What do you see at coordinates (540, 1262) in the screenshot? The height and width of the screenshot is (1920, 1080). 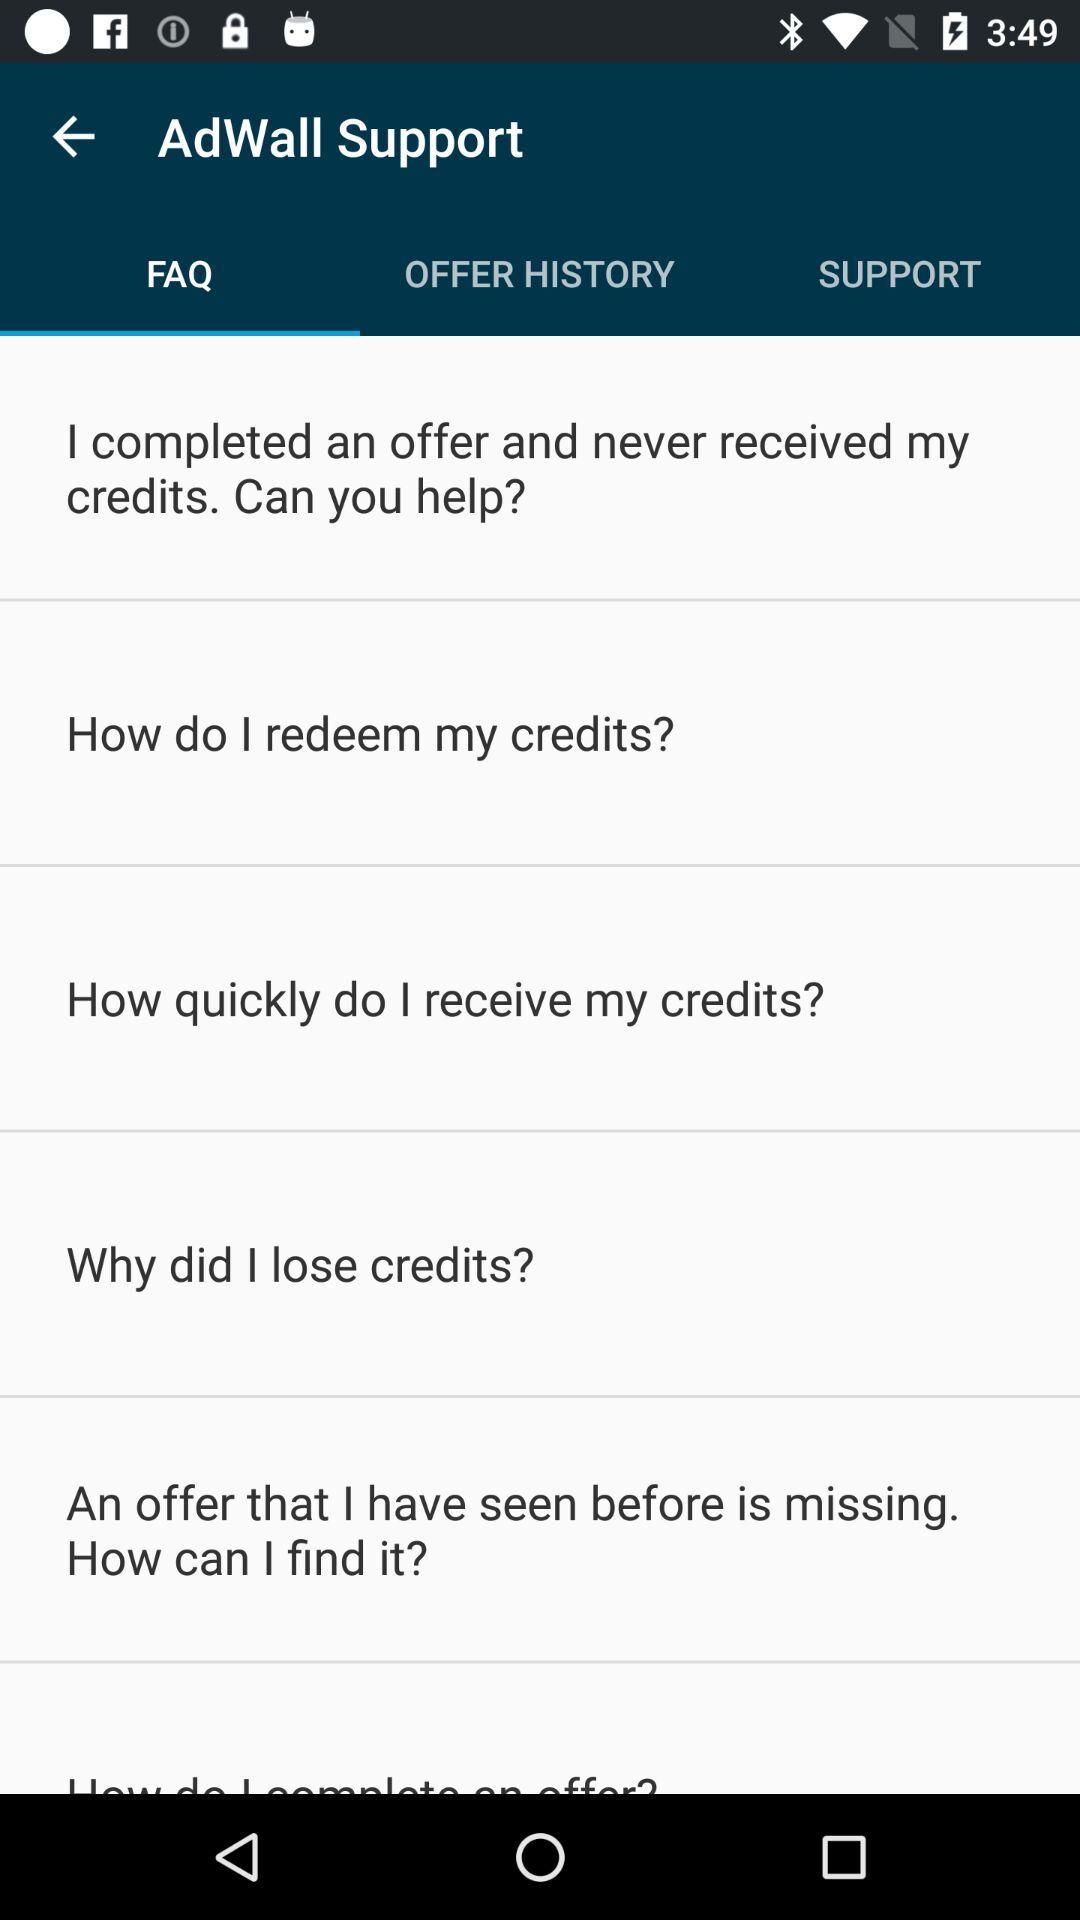 I see `item below how quickly do` at bounding box center [540, 1262].